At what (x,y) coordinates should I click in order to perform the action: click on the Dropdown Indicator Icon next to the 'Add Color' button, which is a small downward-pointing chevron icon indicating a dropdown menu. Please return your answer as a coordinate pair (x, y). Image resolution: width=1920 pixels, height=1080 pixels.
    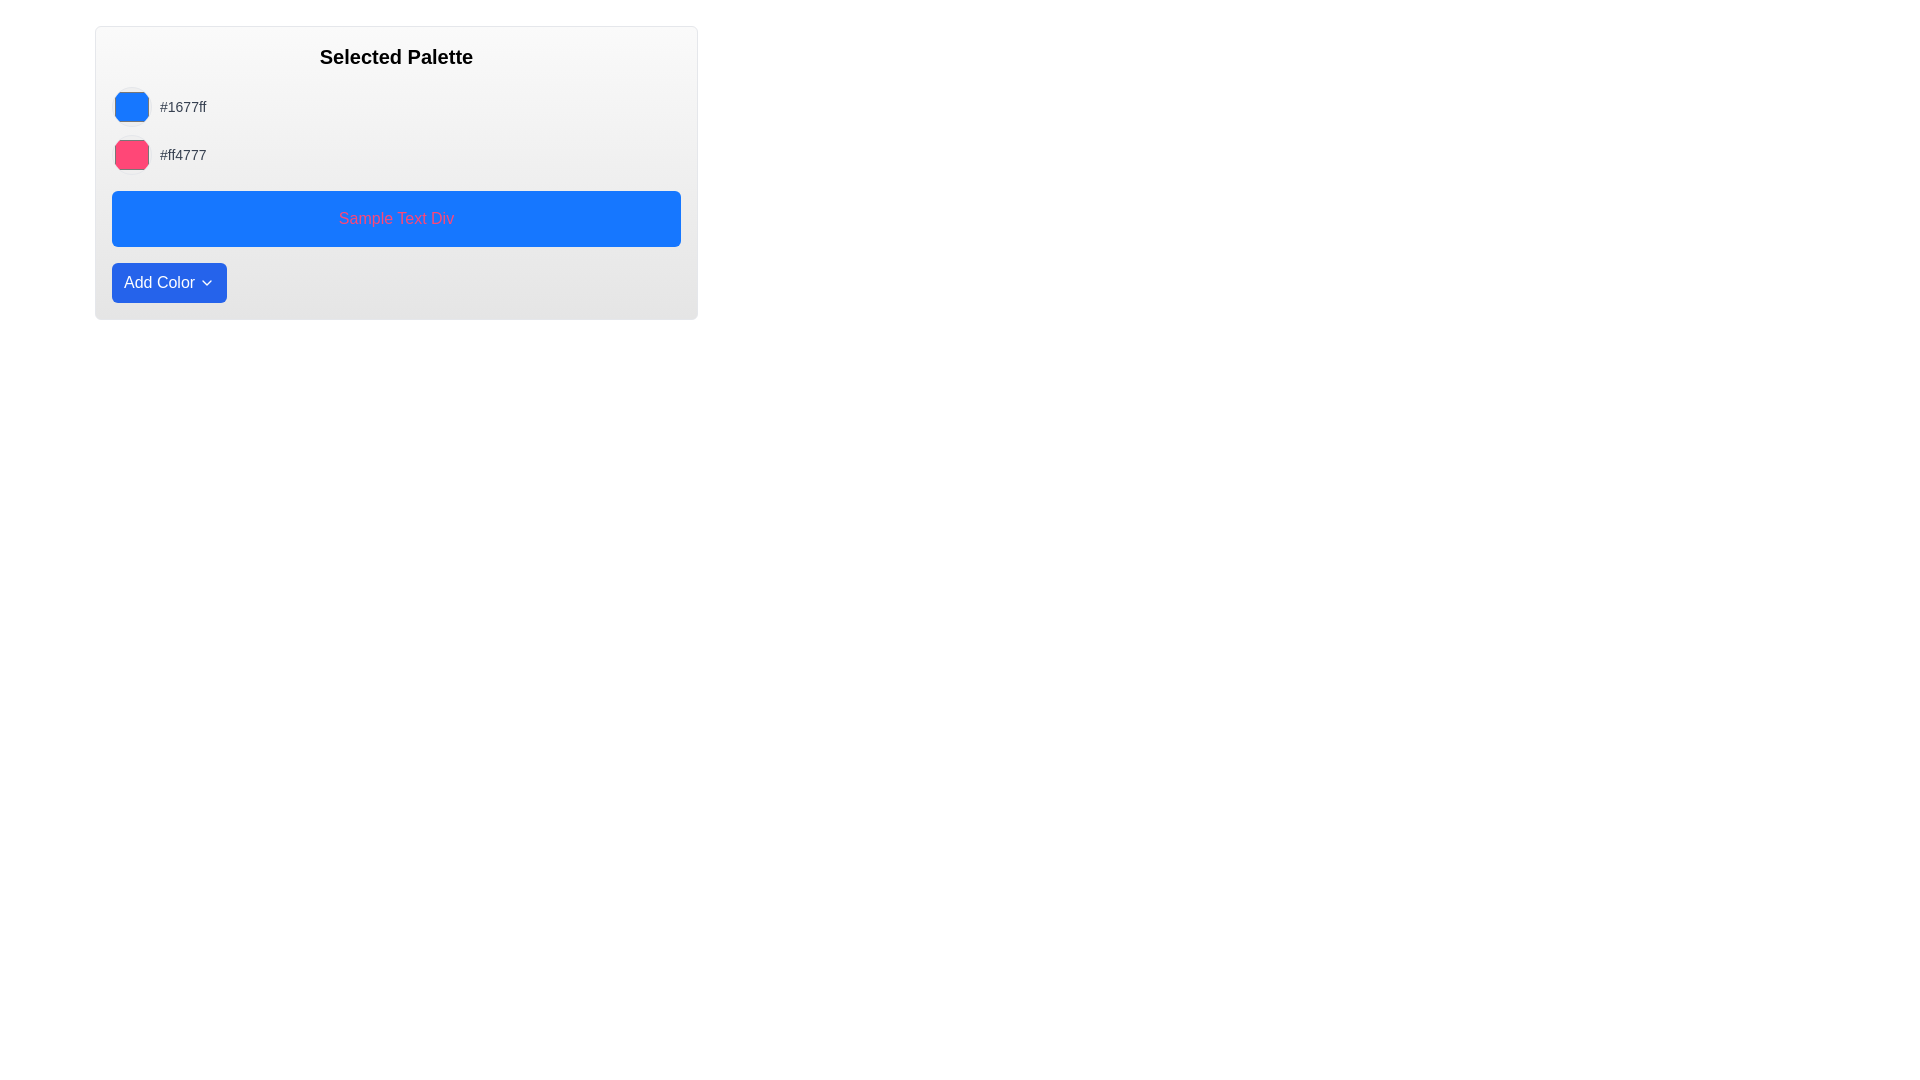
    Looking at the image, I should click on (207, 282).